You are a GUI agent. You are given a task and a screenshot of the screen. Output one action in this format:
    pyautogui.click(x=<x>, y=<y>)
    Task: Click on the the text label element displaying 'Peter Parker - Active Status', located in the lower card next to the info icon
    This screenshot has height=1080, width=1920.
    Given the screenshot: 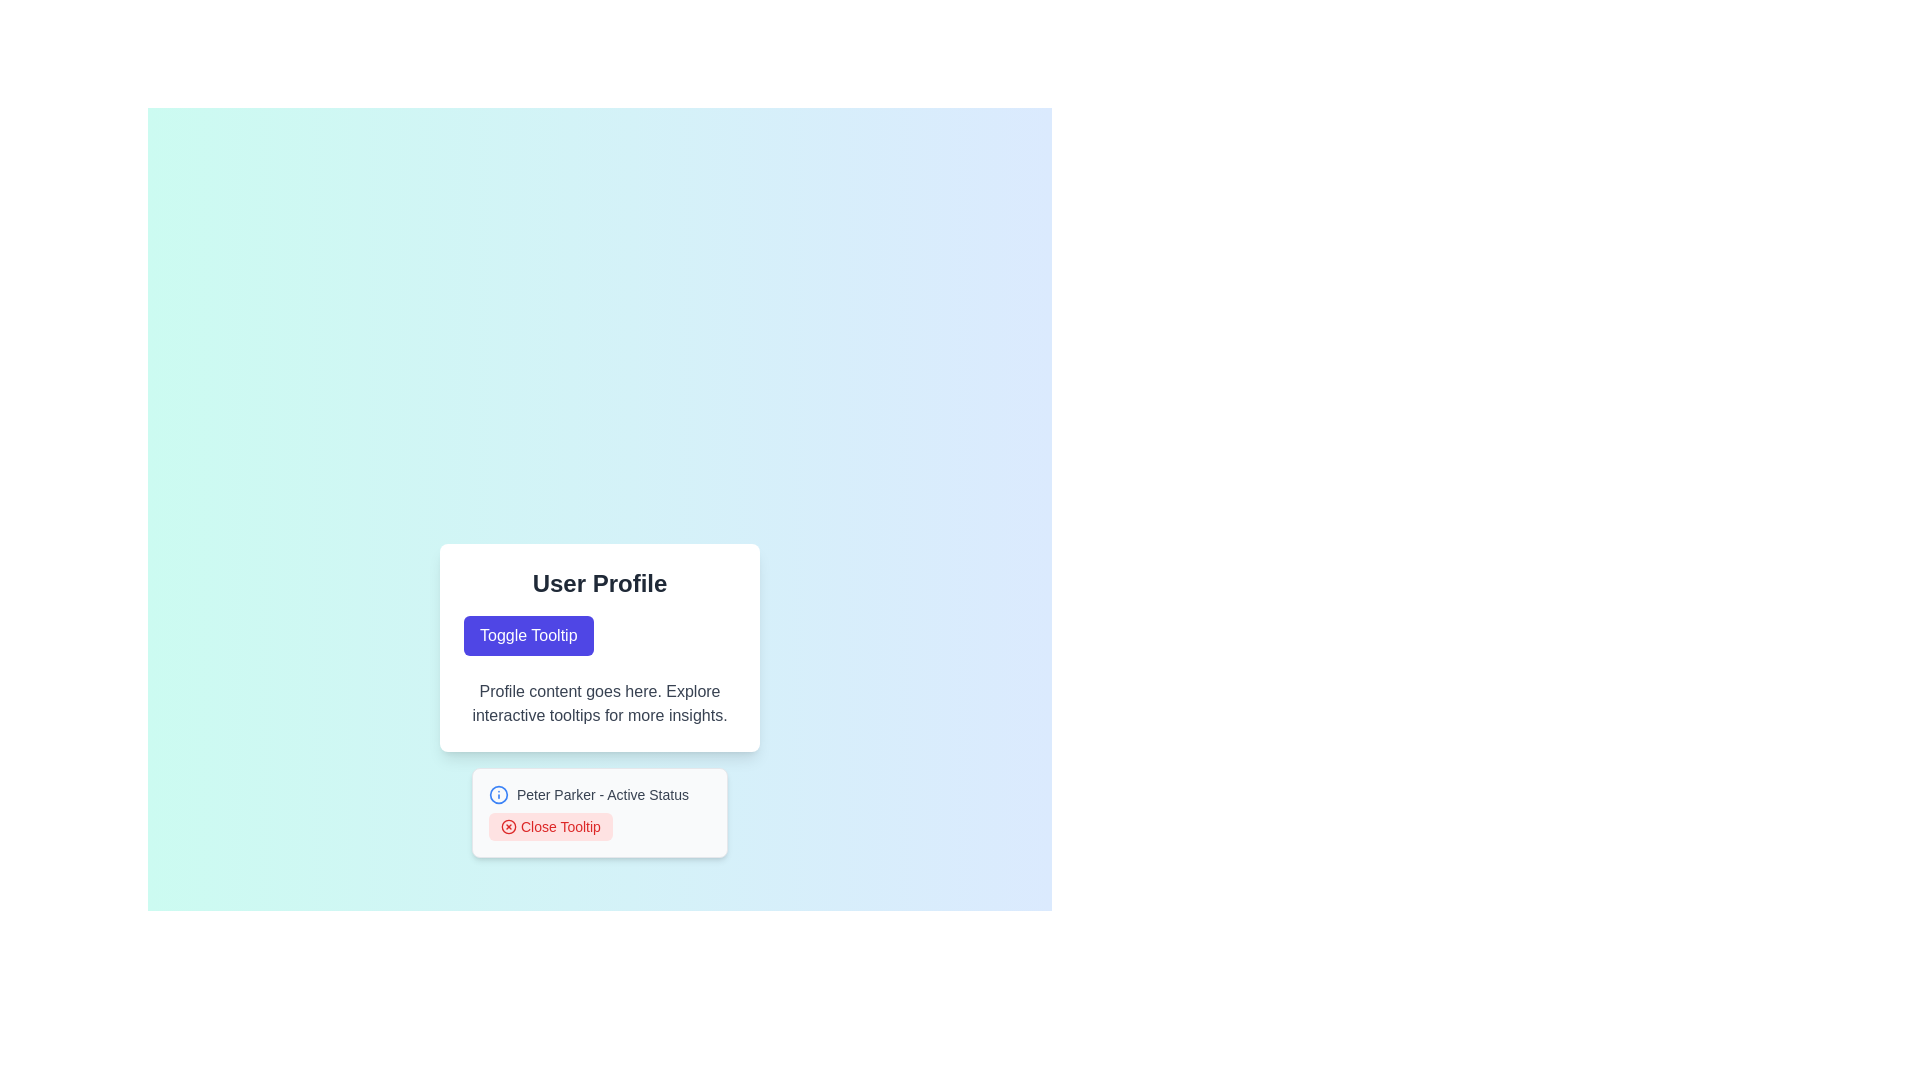 What is the action you would take?
    pyautogui.click(x=602, y=793)
    